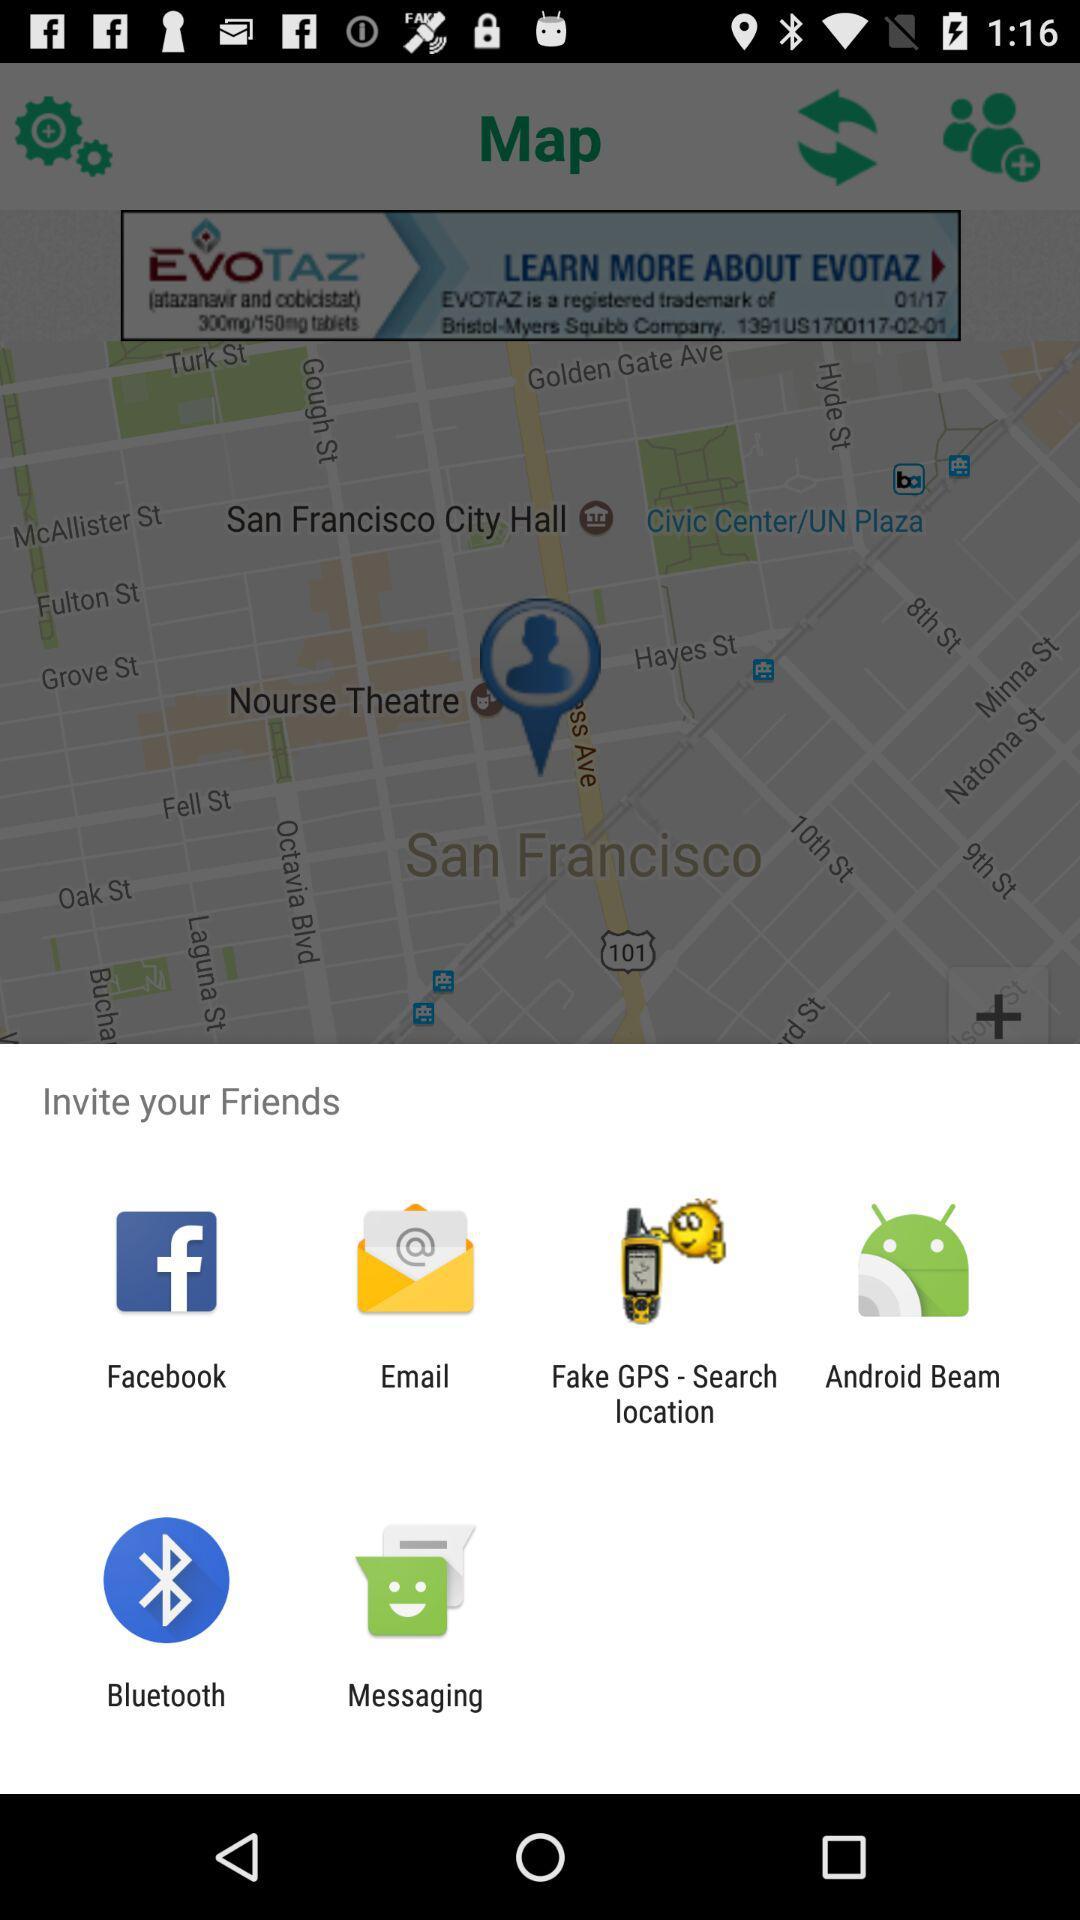  Describe the element at coordinates (664, 1392) in the screenshot. I see `the fake gps search item` at that location.